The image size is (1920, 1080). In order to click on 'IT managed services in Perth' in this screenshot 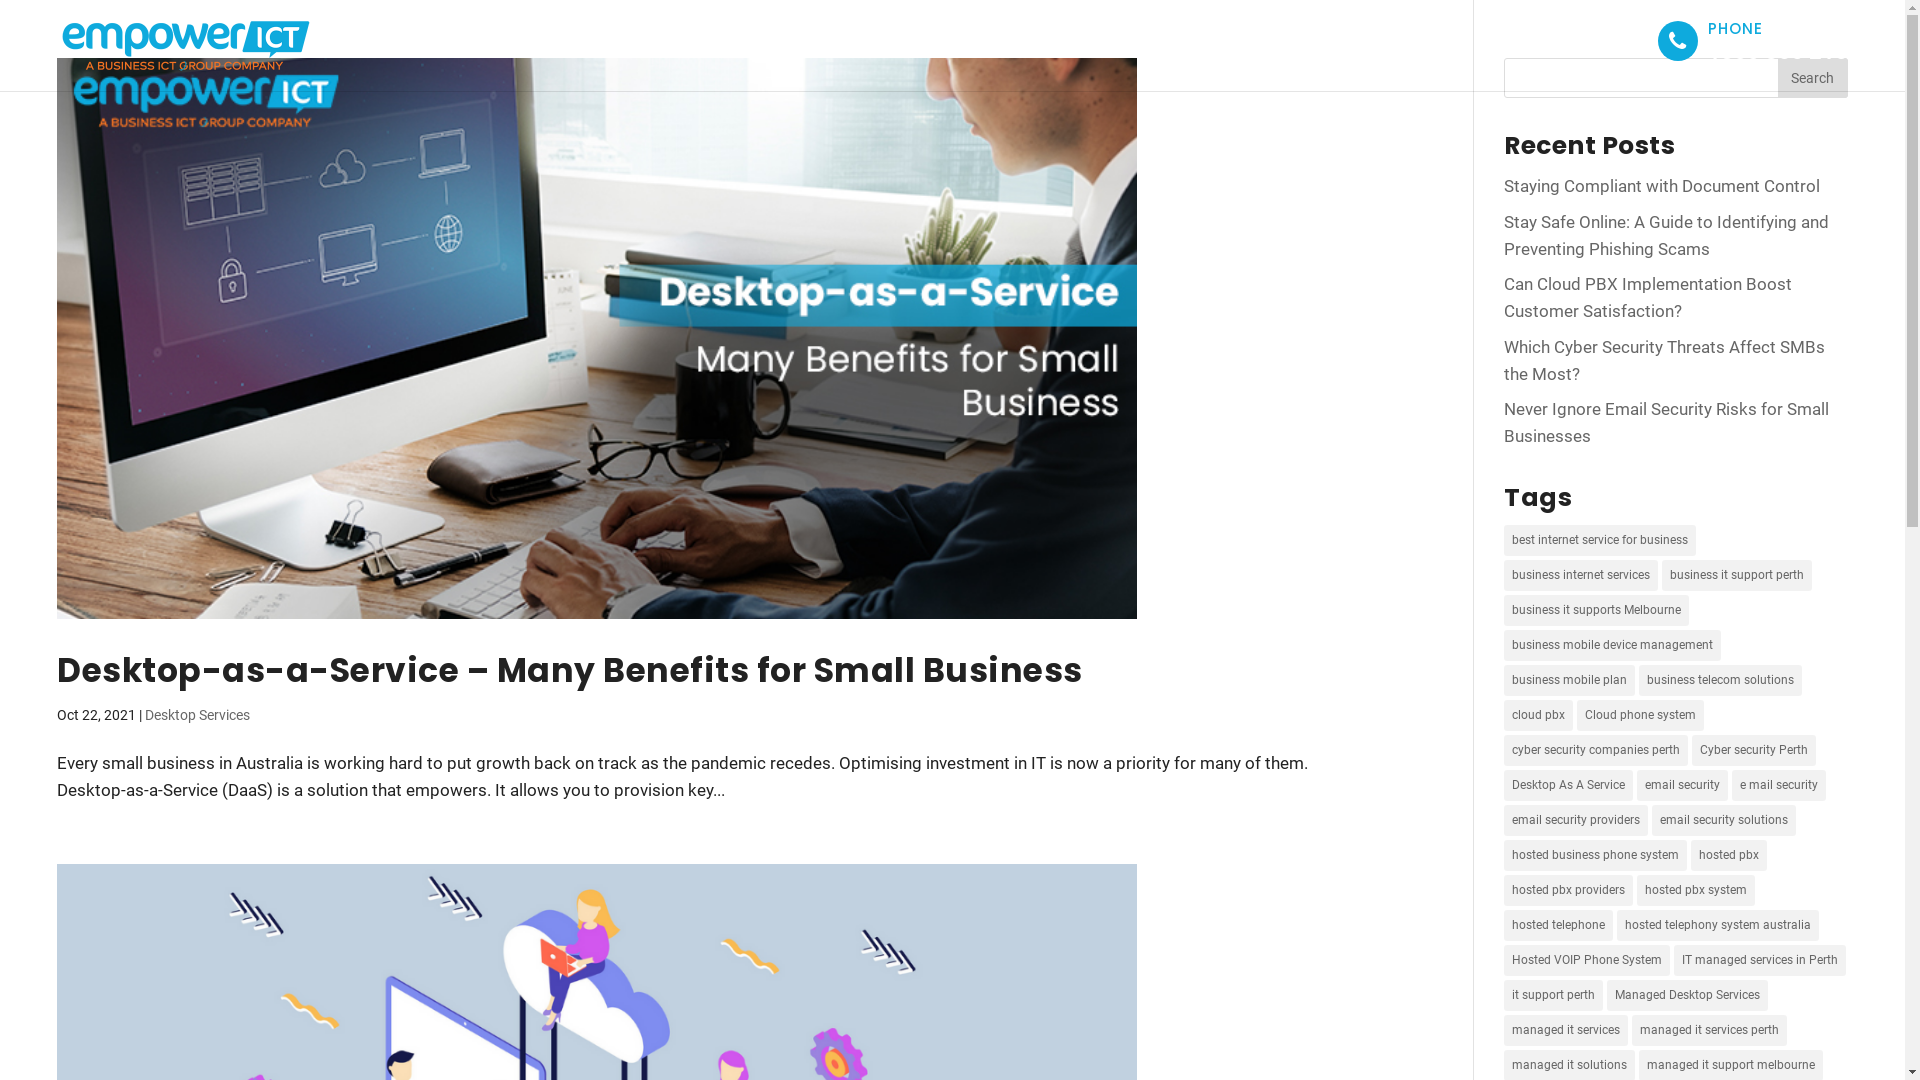, I will do `click(1760, 959)`.